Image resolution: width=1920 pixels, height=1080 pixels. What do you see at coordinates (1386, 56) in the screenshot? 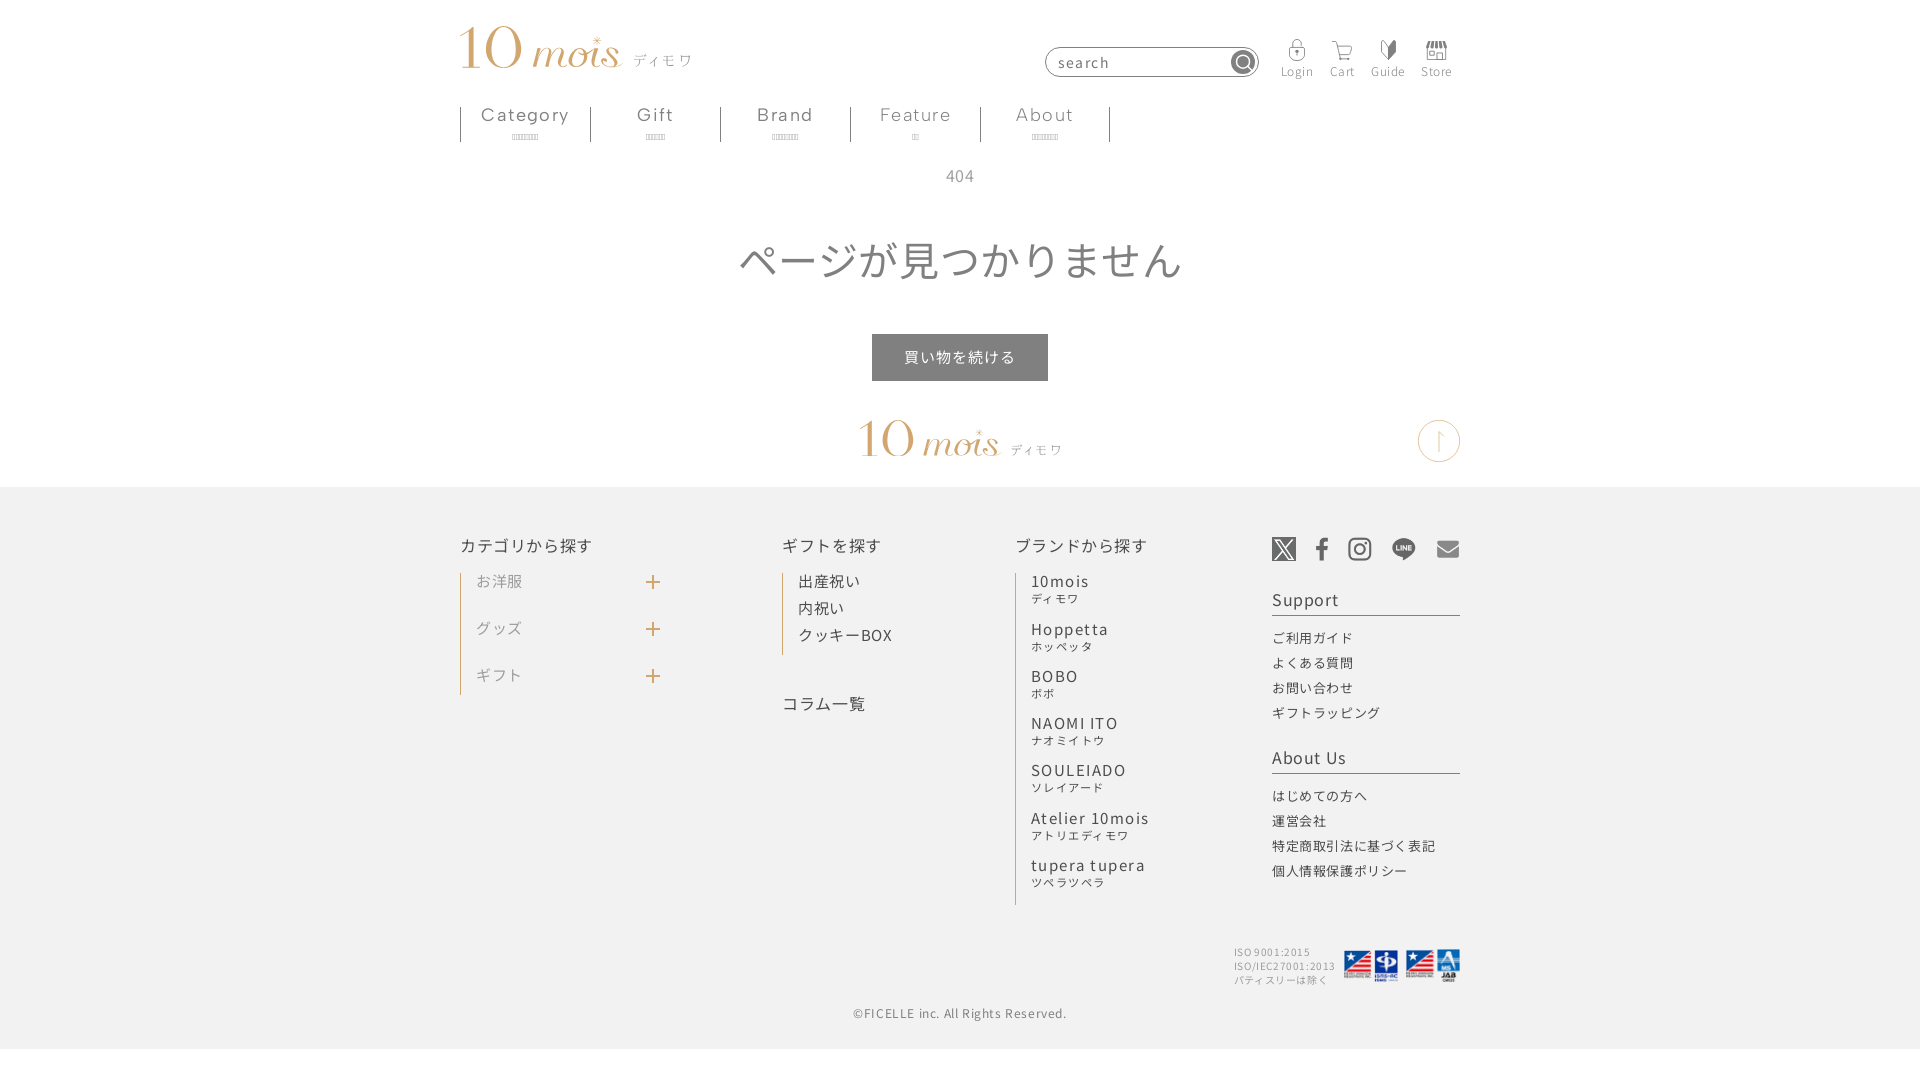
I see `'Guide'` at bounding box center [1386, 56].